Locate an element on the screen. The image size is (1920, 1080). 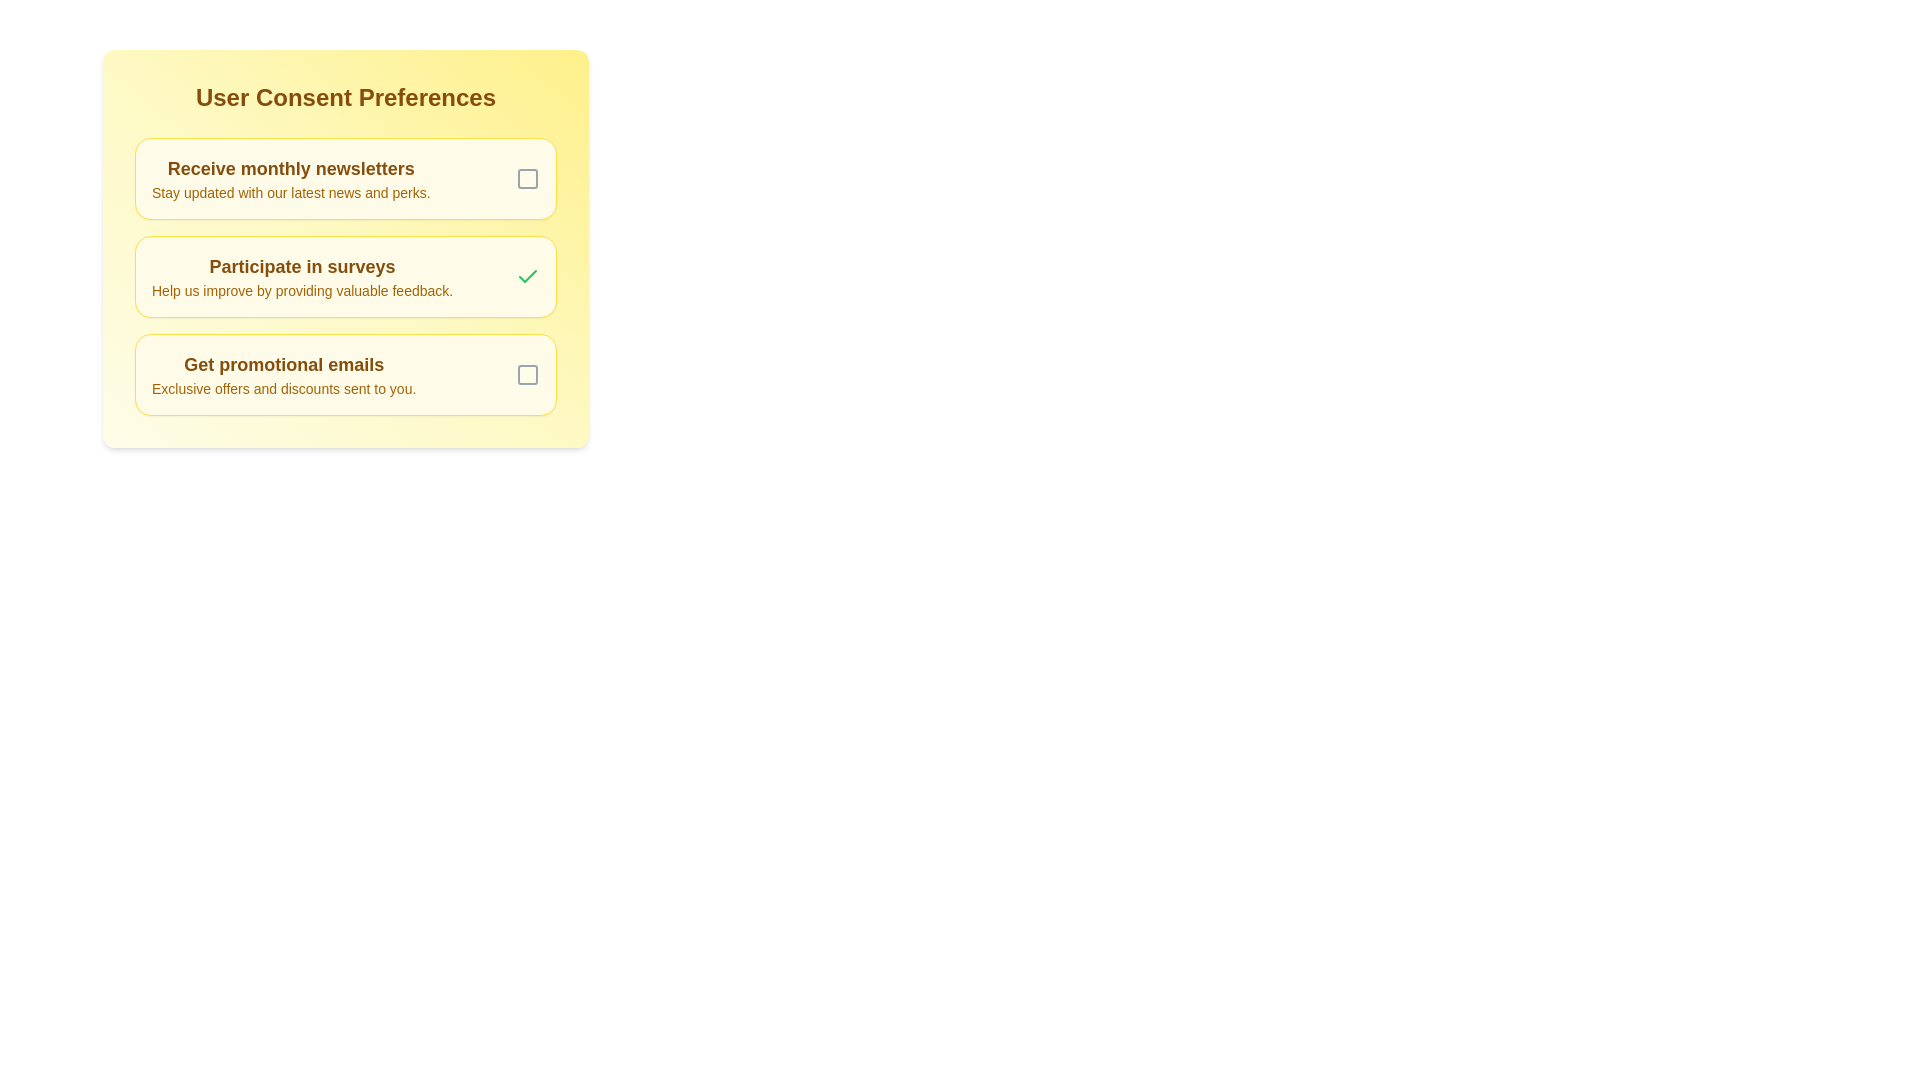
the Text Block that encourages user participation in surveys, located under 'User Consent Preferences' and above 'Get promotional emails.' is located at coordinates (301, 277).